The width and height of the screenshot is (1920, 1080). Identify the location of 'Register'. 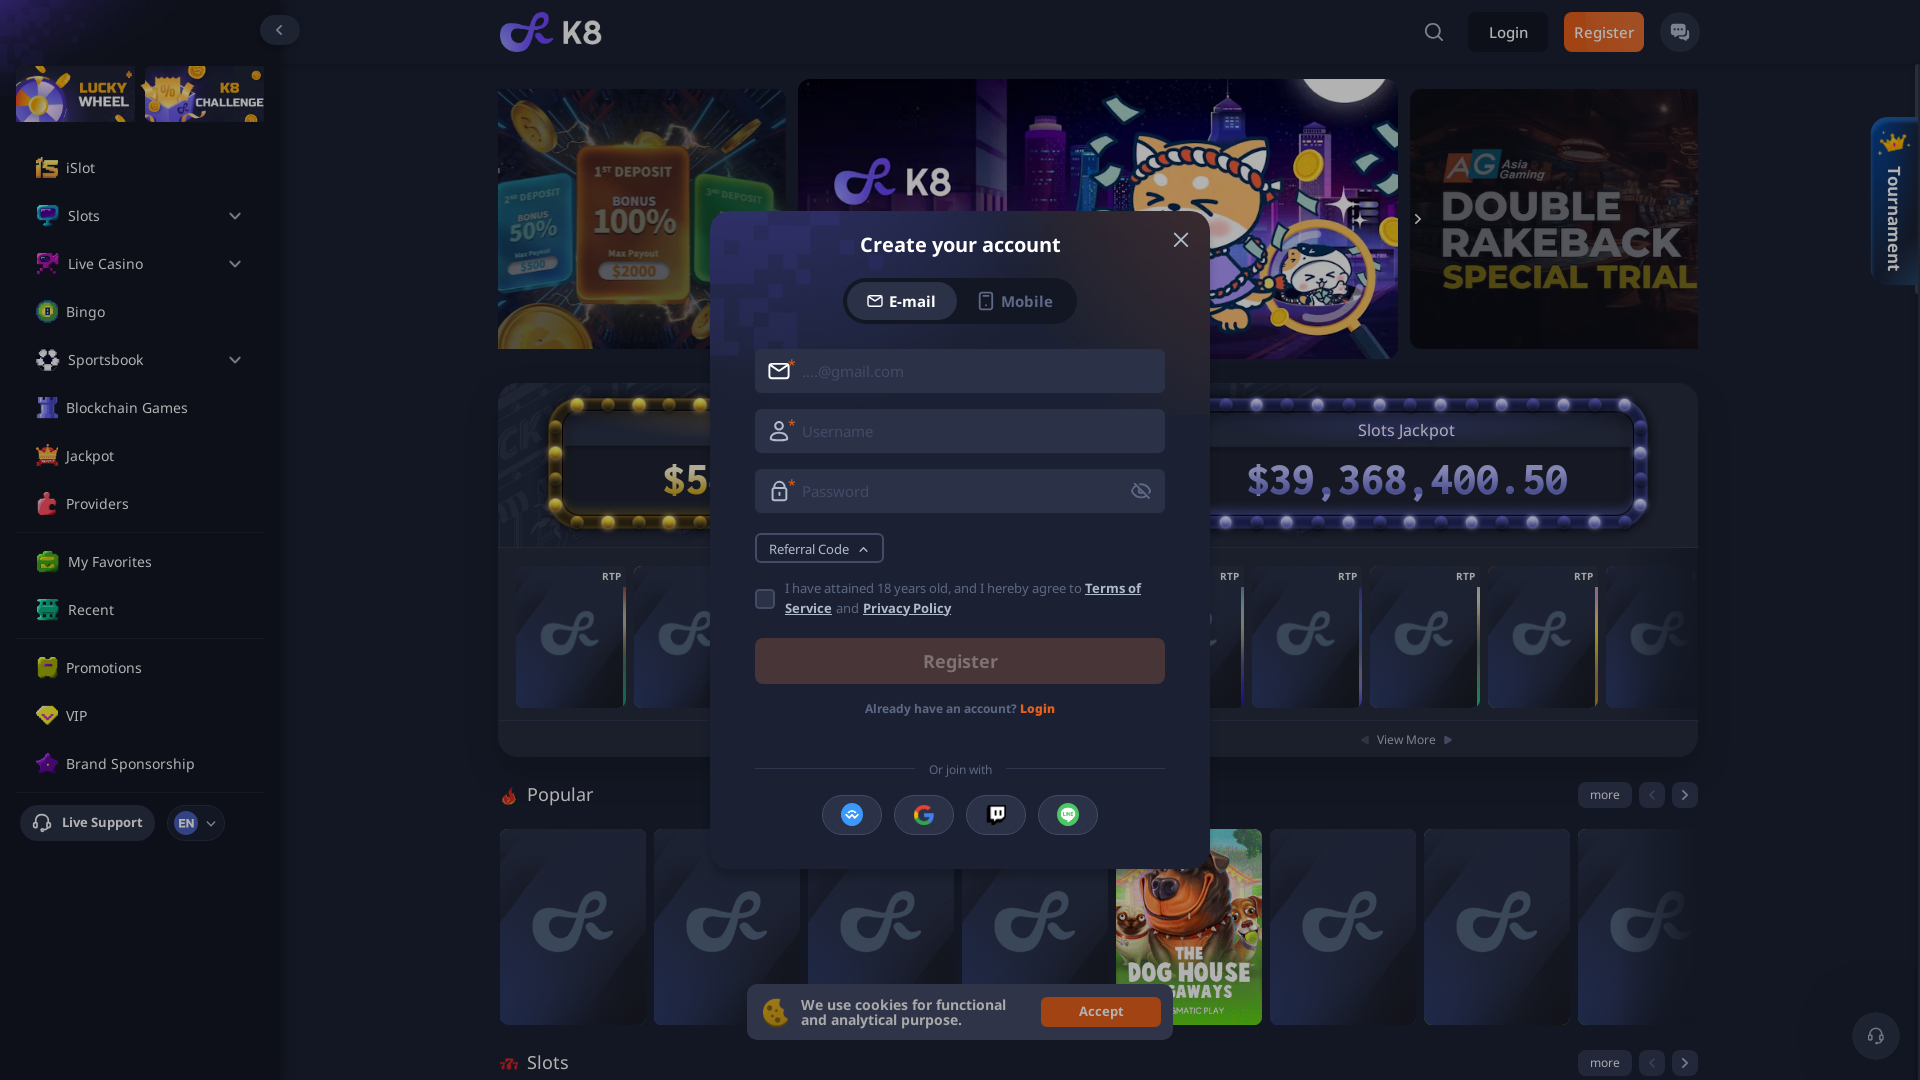
(960, 660).